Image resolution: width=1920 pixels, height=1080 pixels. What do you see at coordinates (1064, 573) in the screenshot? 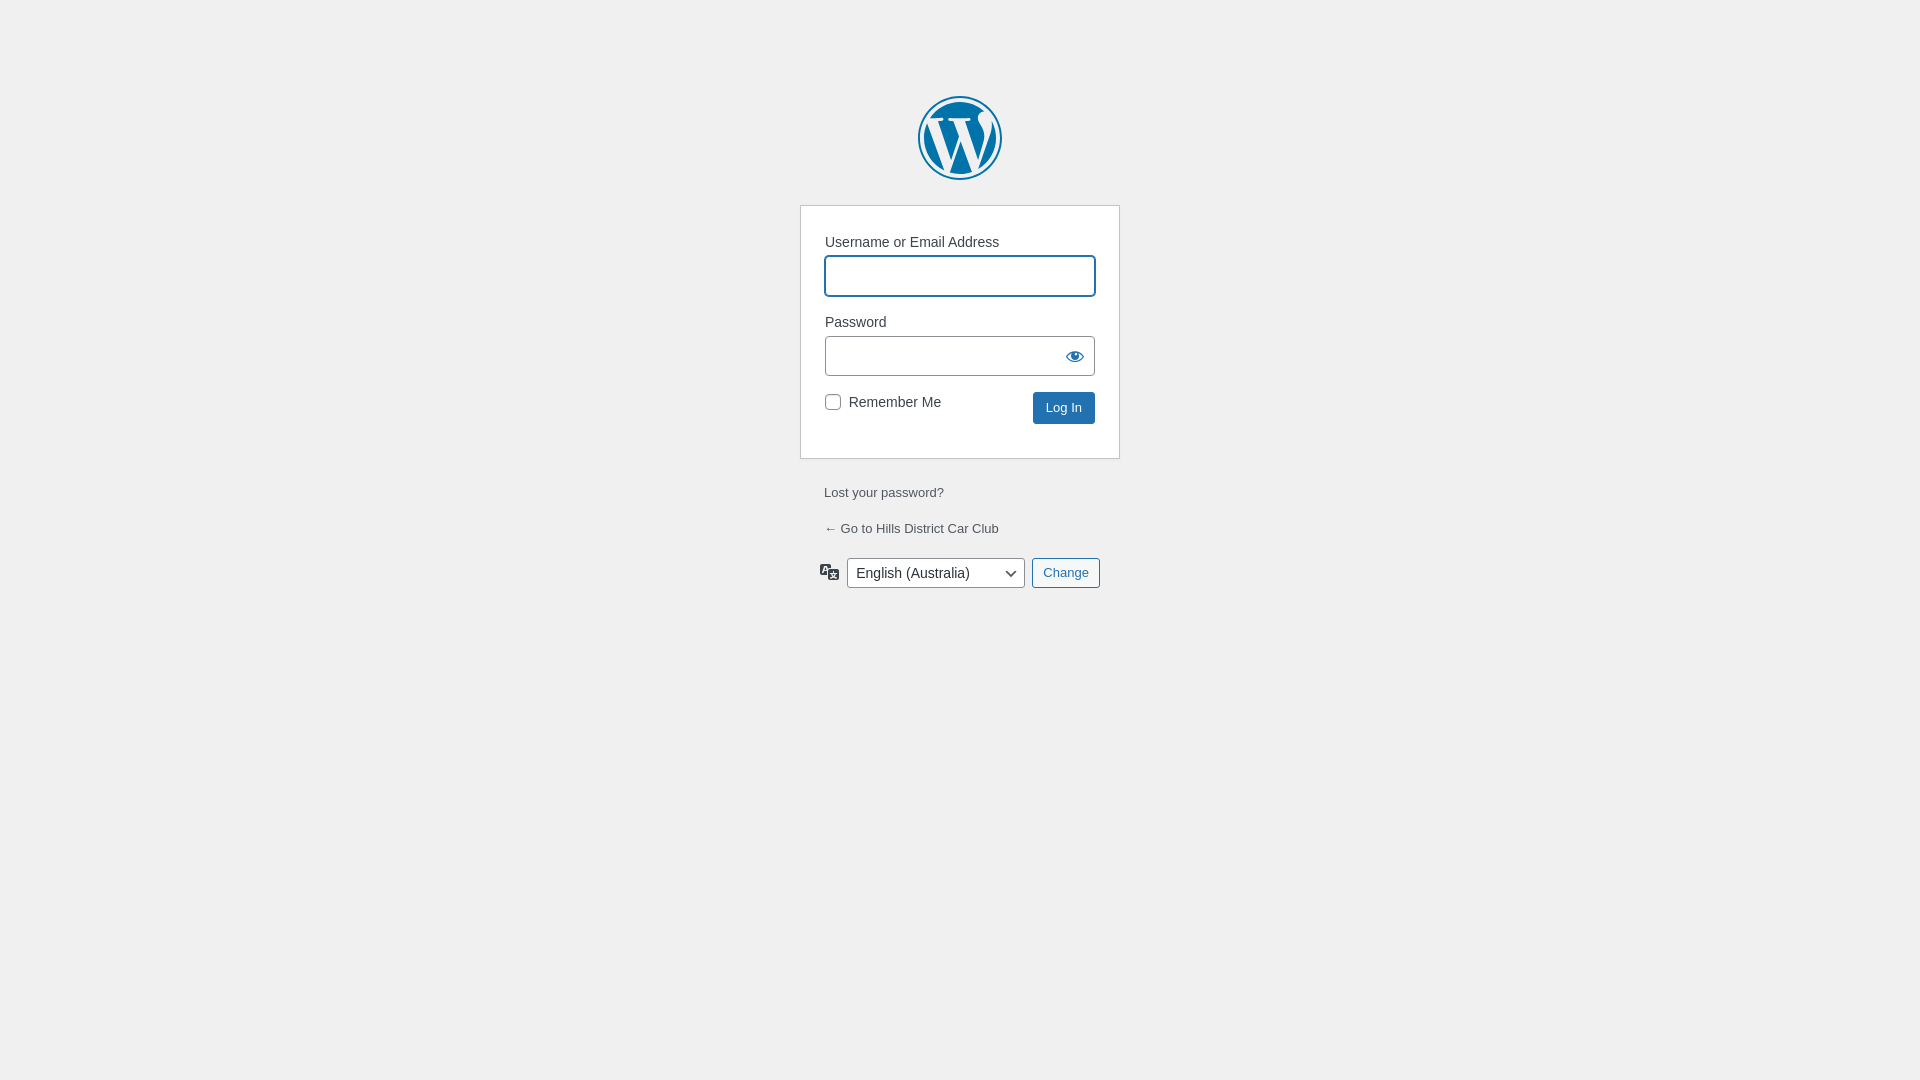
I see `'Change'` at bounding box center [1064, 573].